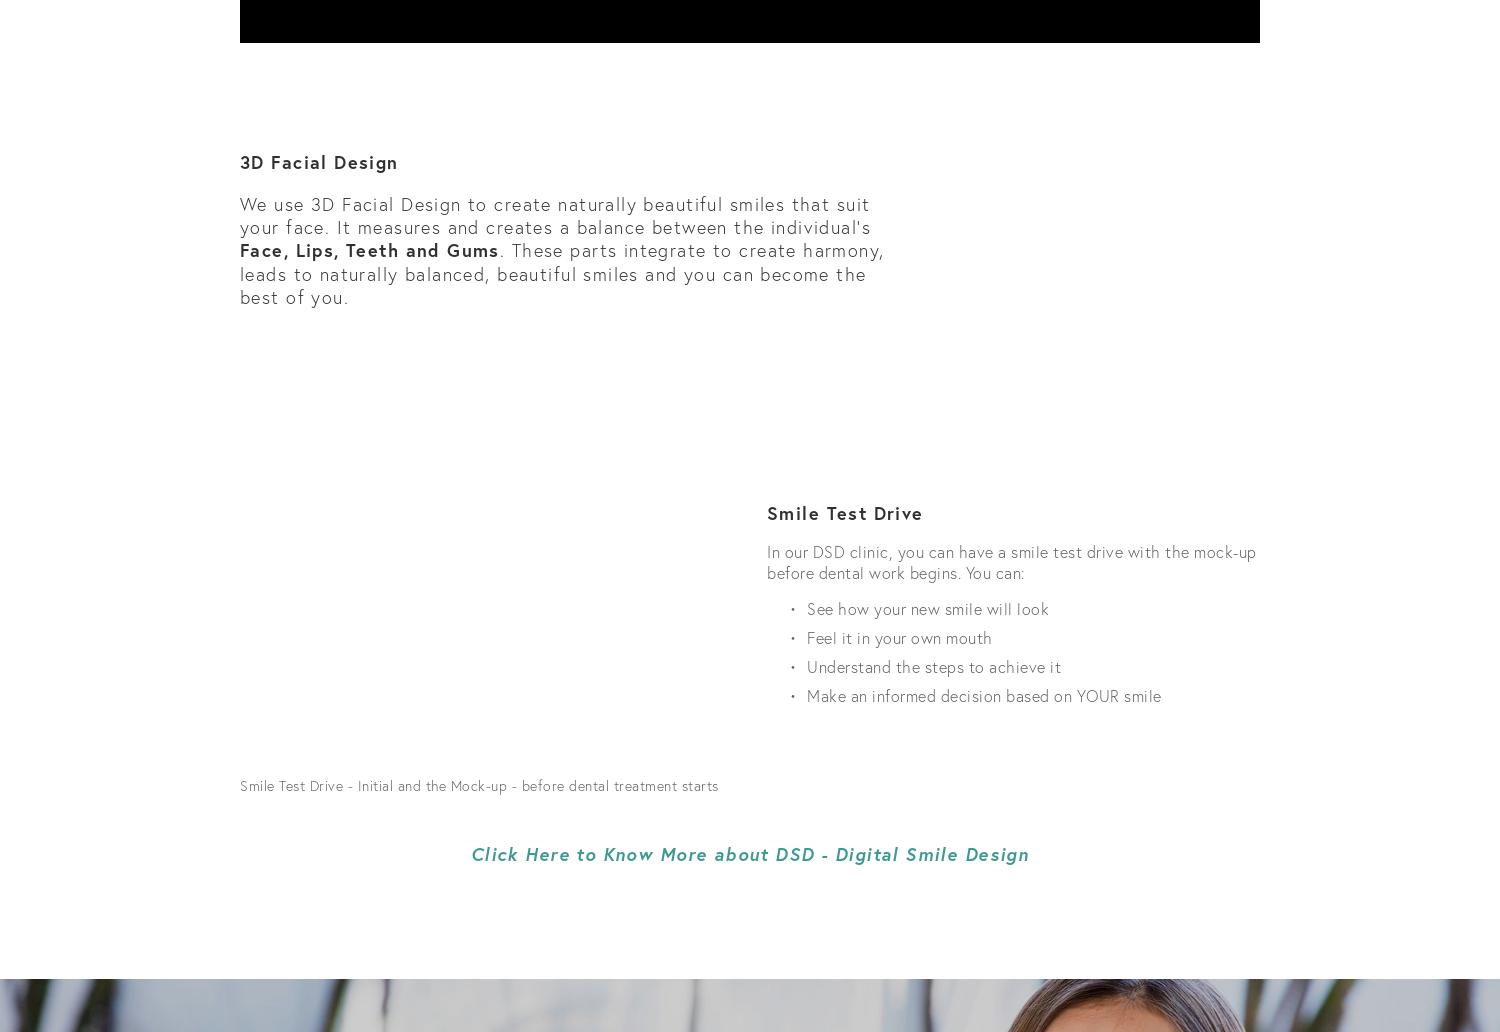 This screenshot has height=1032, width=1500. What do you see at coordinates (368, 248) in the screenshot?
I see `'Face, Lips, Teeth and Gums'` at bounding box center [368, 248].